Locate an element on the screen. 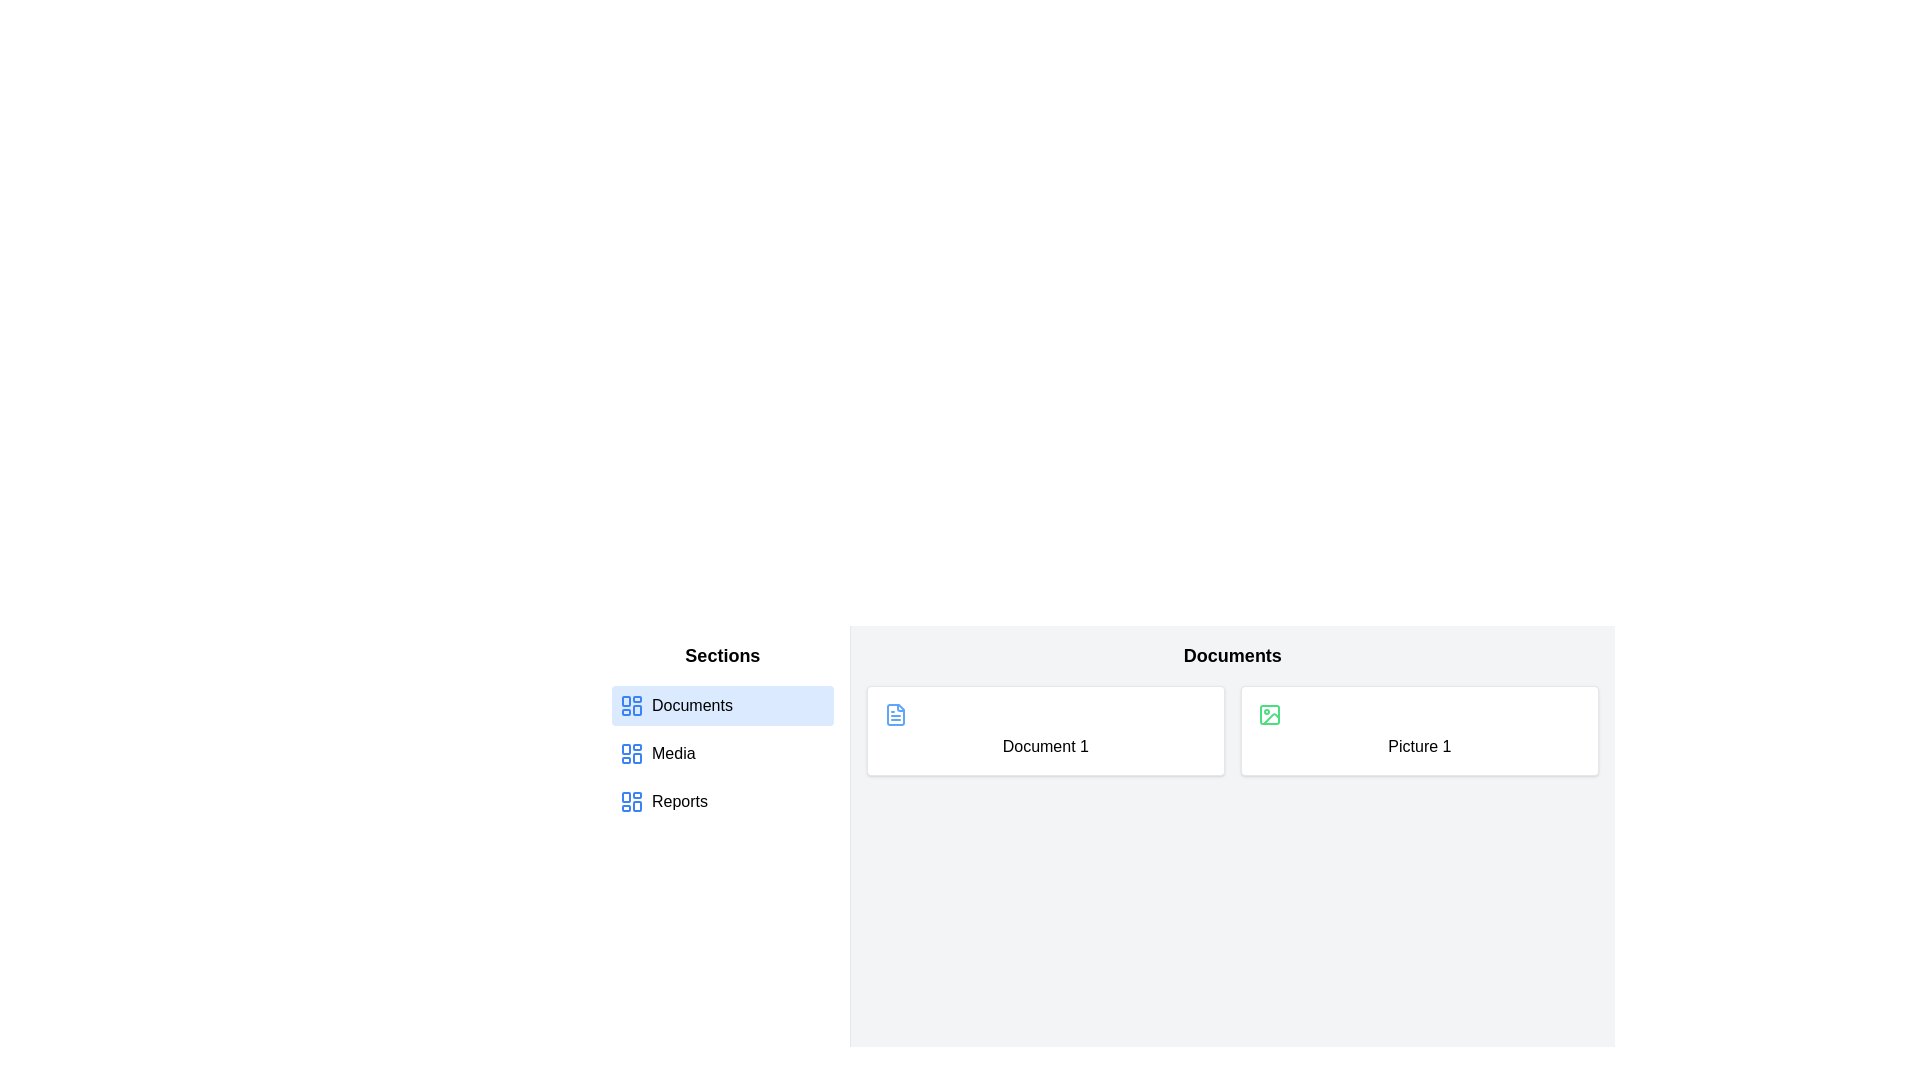 The width and height of the screenshot is (1920, 1080). 'Reports' section icon located in the sidebar under the 'Sections' label, positioned beside the 'Reports' text is located at coordinates (631, 801).